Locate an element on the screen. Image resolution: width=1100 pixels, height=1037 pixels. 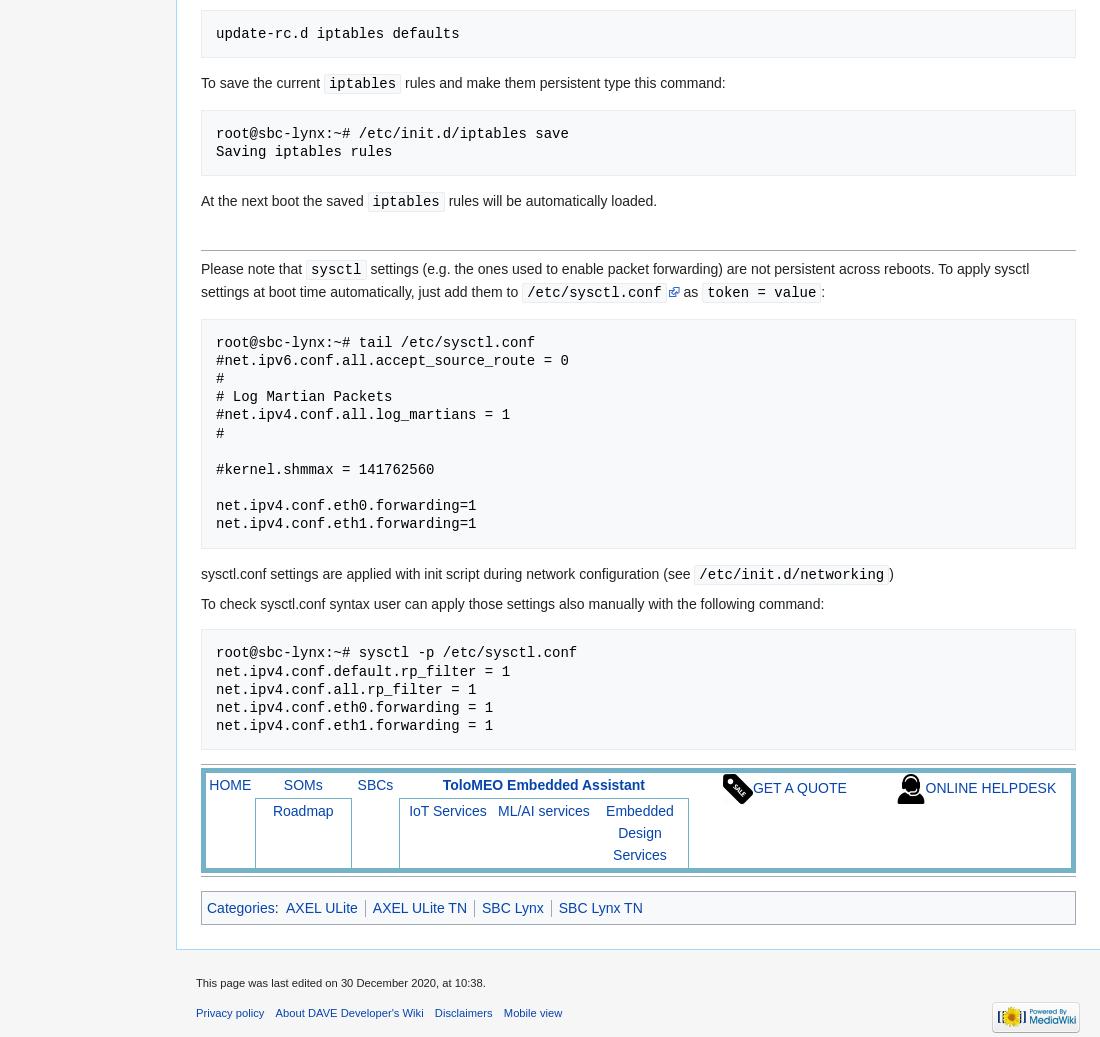
'Embedded Design Services' is located at coordinates (604, 832).